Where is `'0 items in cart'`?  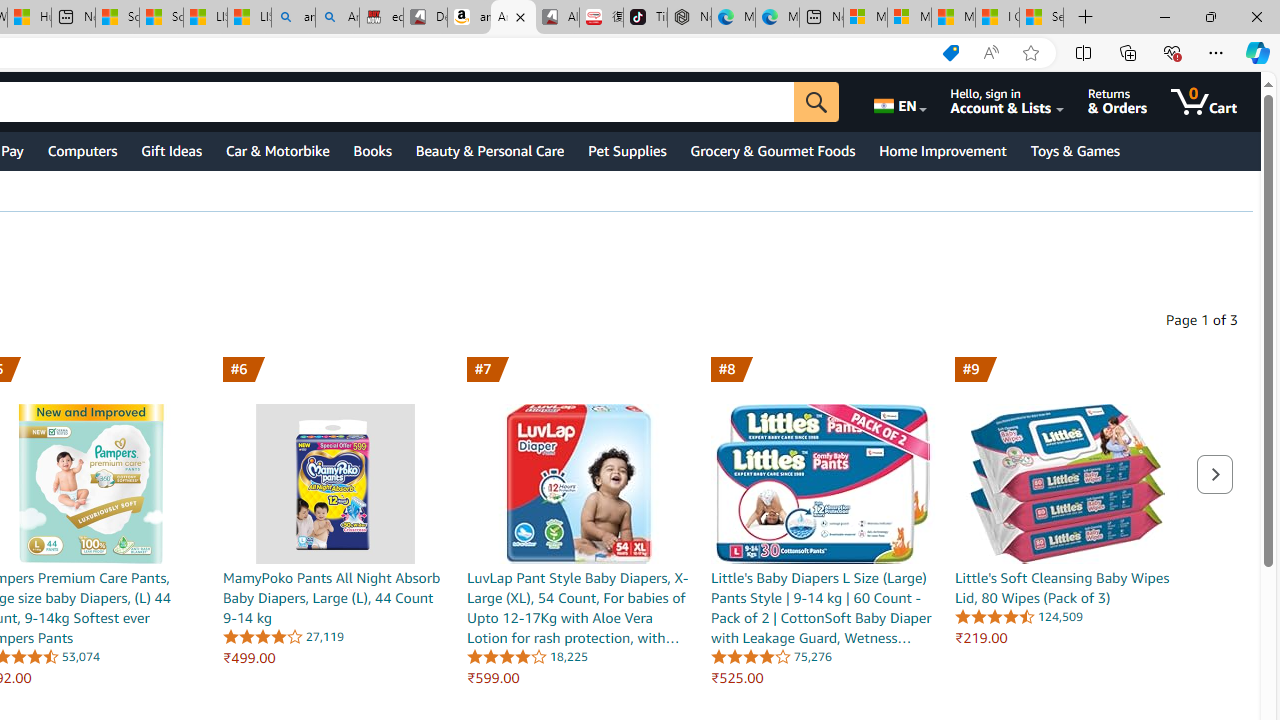
'0 items in cart' is located at coordinates (1202, 101).